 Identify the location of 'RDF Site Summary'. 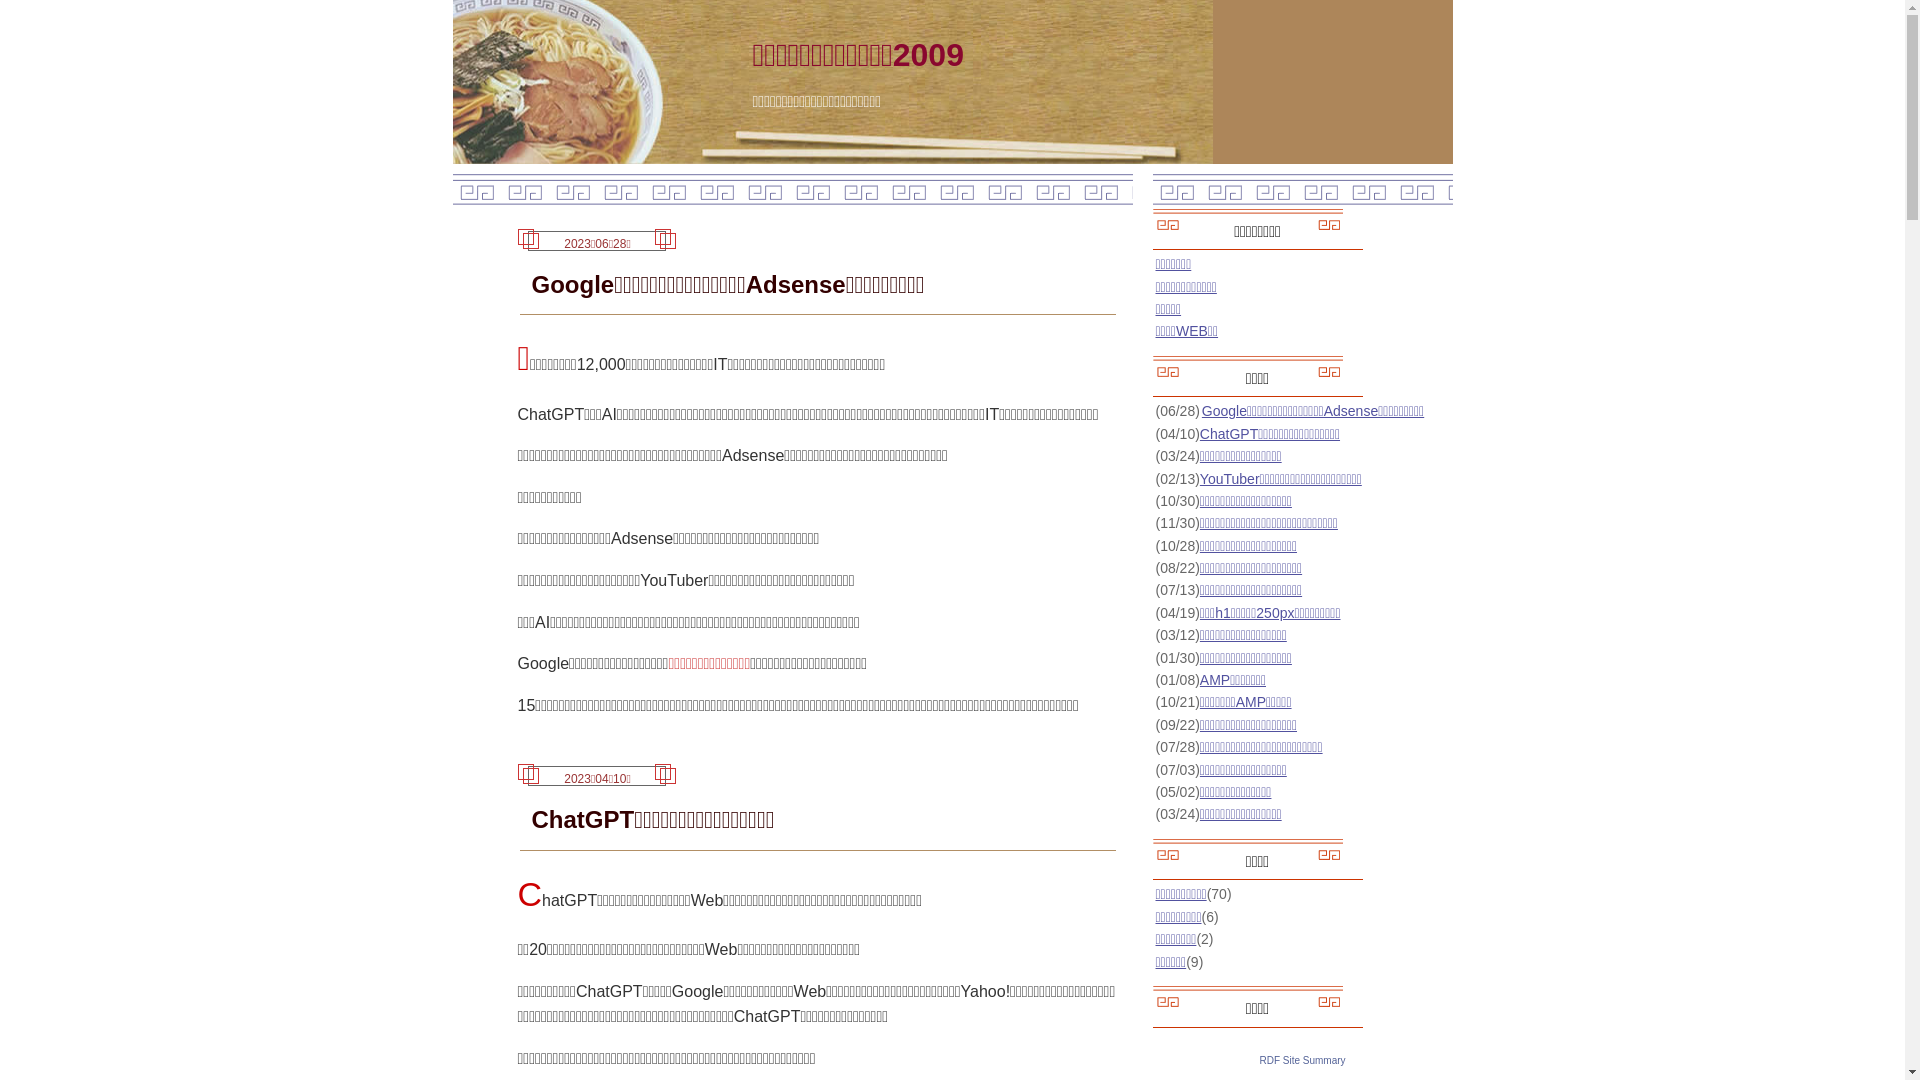
(1257, 1058).